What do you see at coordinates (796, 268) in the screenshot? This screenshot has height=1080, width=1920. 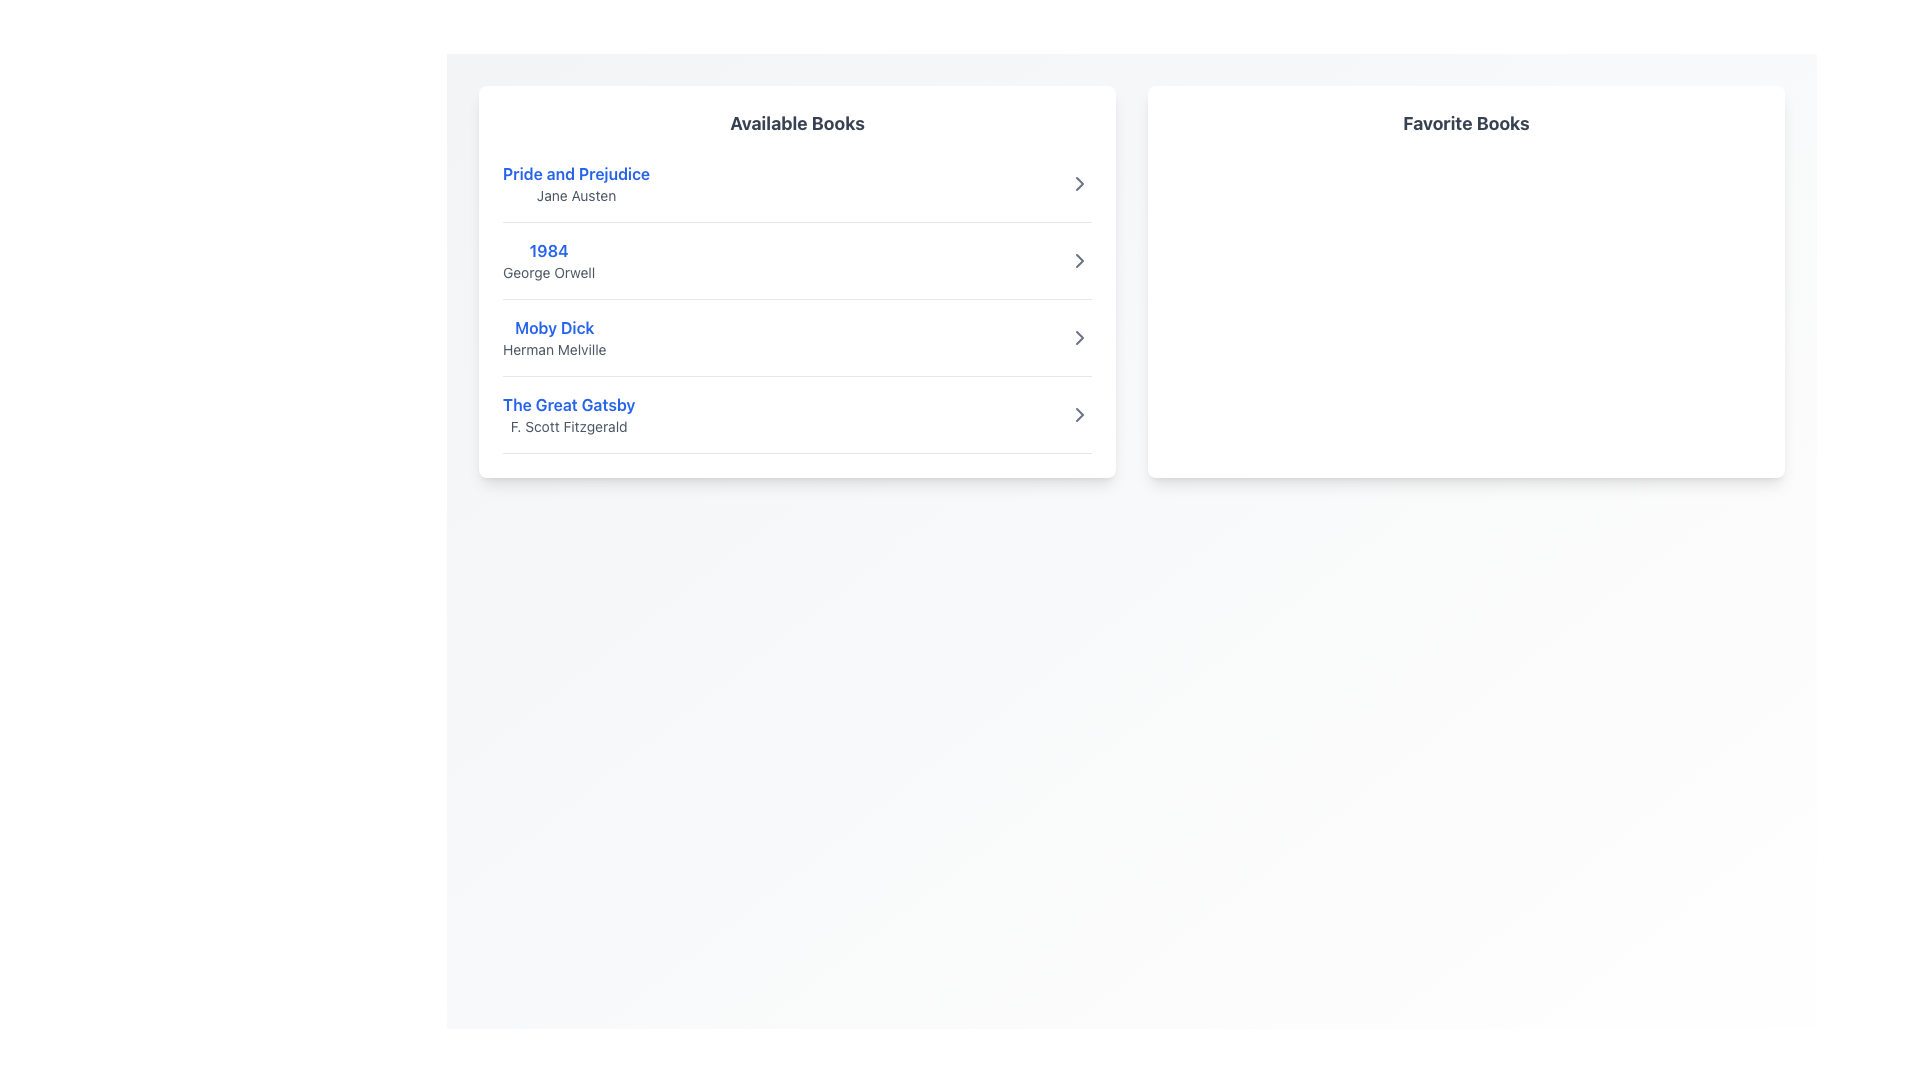 I see `to select the list item representing the book '1984' by George Orwell, which is the second row in the 'Available Books' list` at bounding box center [796, 268].